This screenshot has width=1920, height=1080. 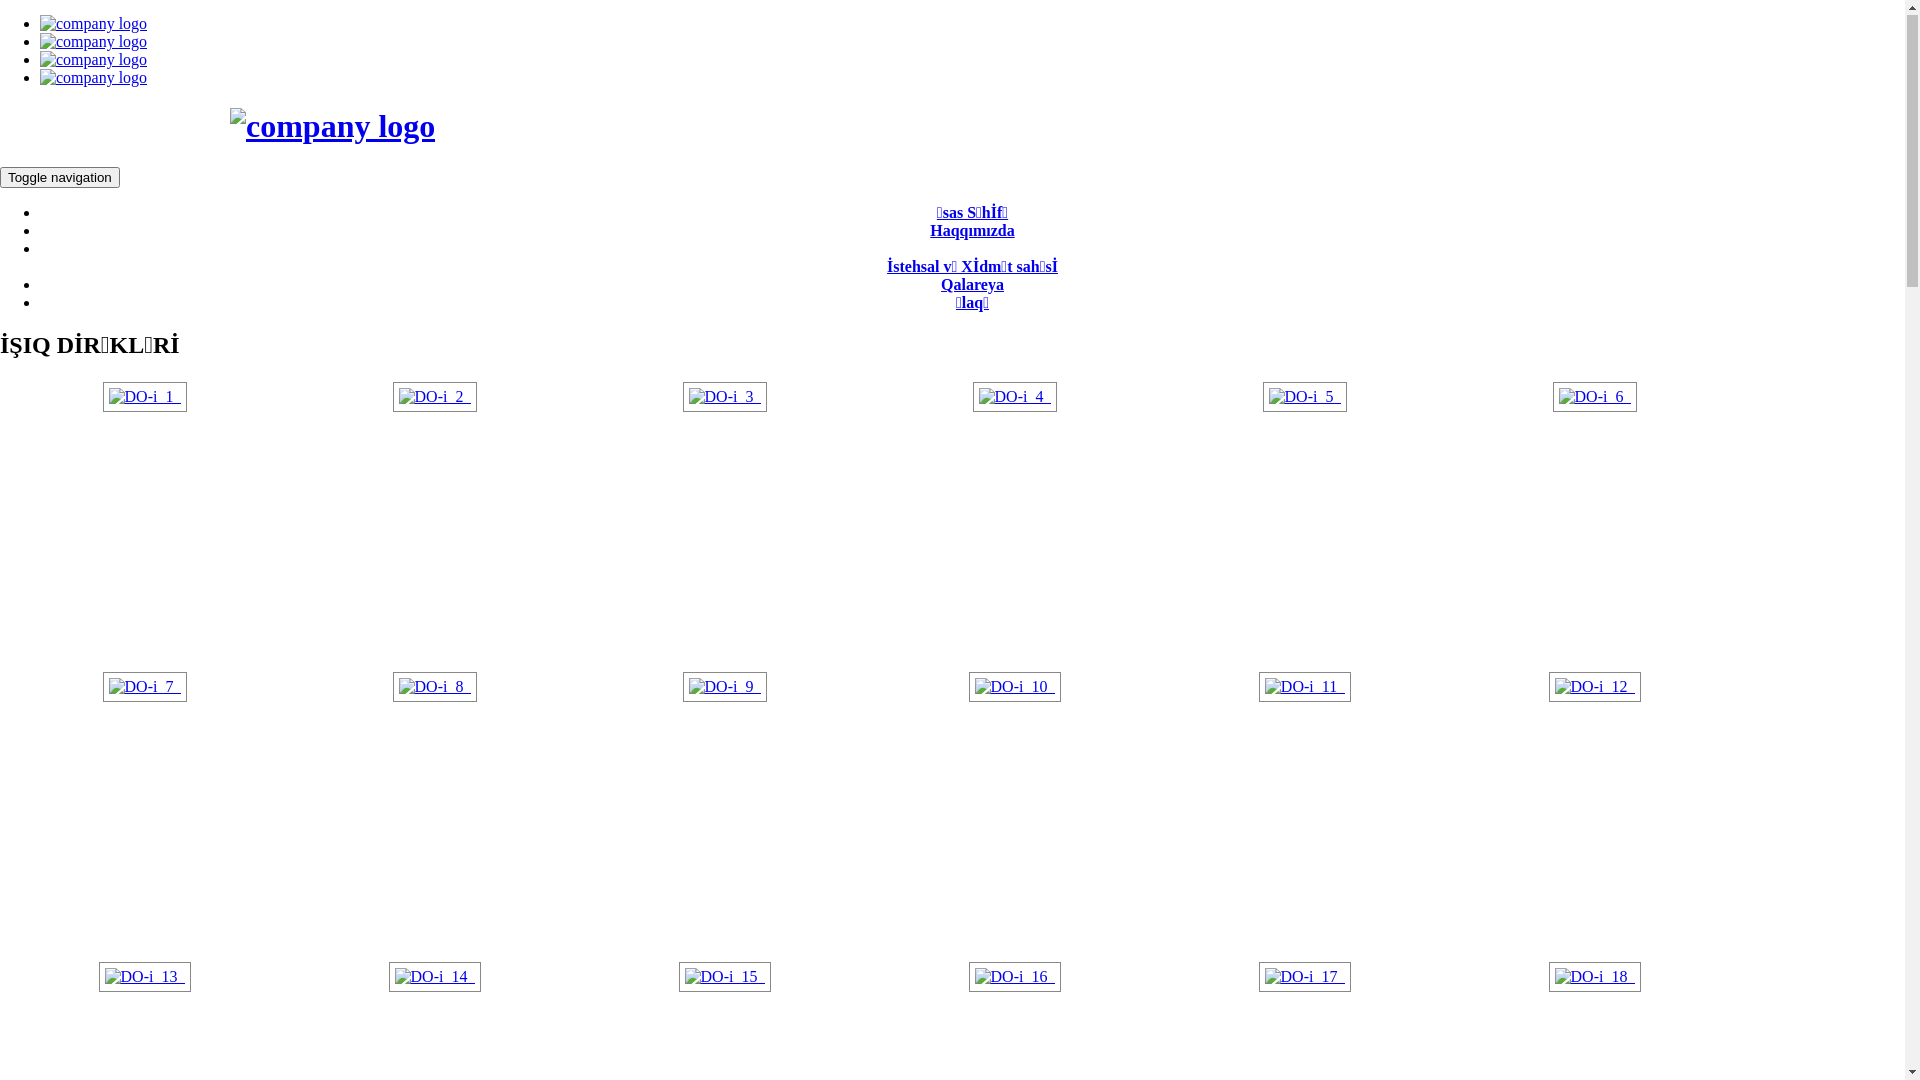 I want to click on 'DO-i_17_', so click(x=1255, y=976).